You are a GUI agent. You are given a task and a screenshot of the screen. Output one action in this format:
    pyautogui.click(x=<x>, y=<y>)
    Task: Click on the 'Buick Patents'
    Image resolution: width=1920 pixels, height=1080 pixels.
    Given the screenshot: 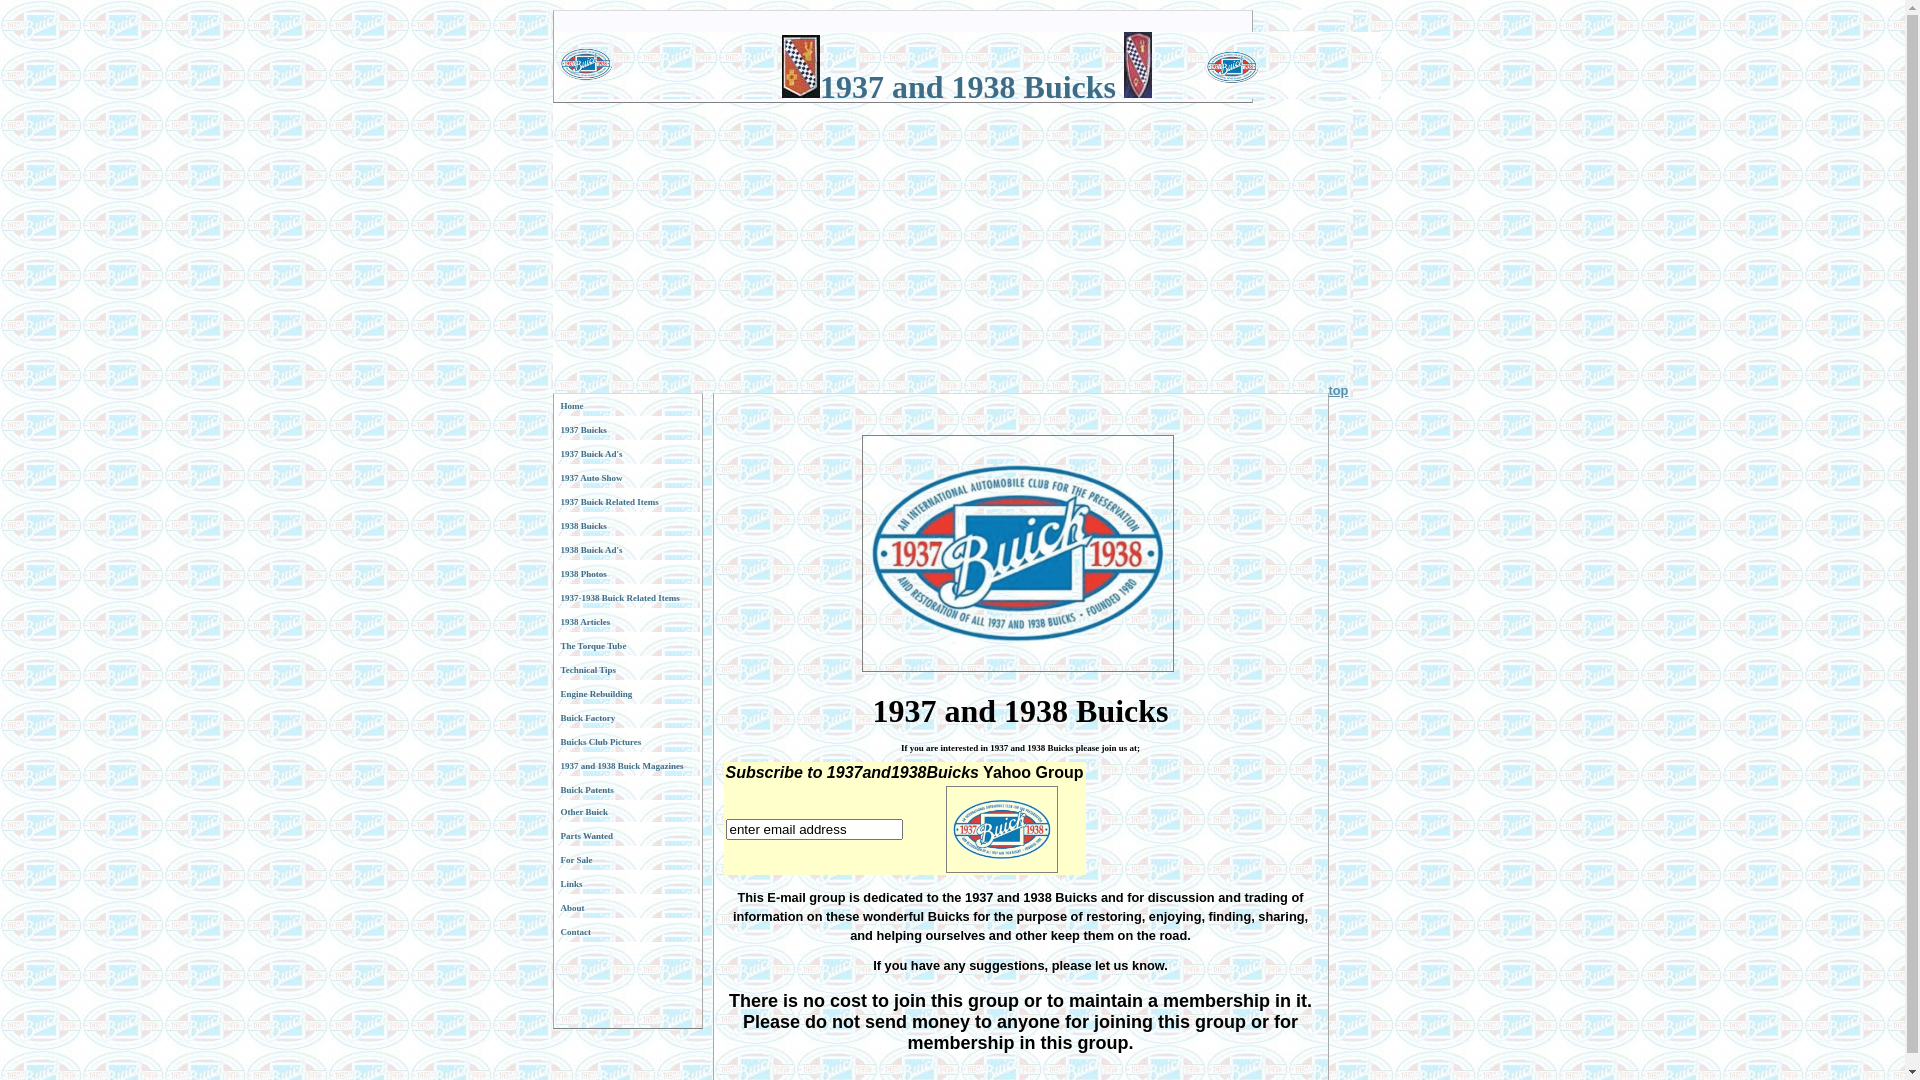 What is the action you would take?
    pyautogui.click(x=626, y=789)
    